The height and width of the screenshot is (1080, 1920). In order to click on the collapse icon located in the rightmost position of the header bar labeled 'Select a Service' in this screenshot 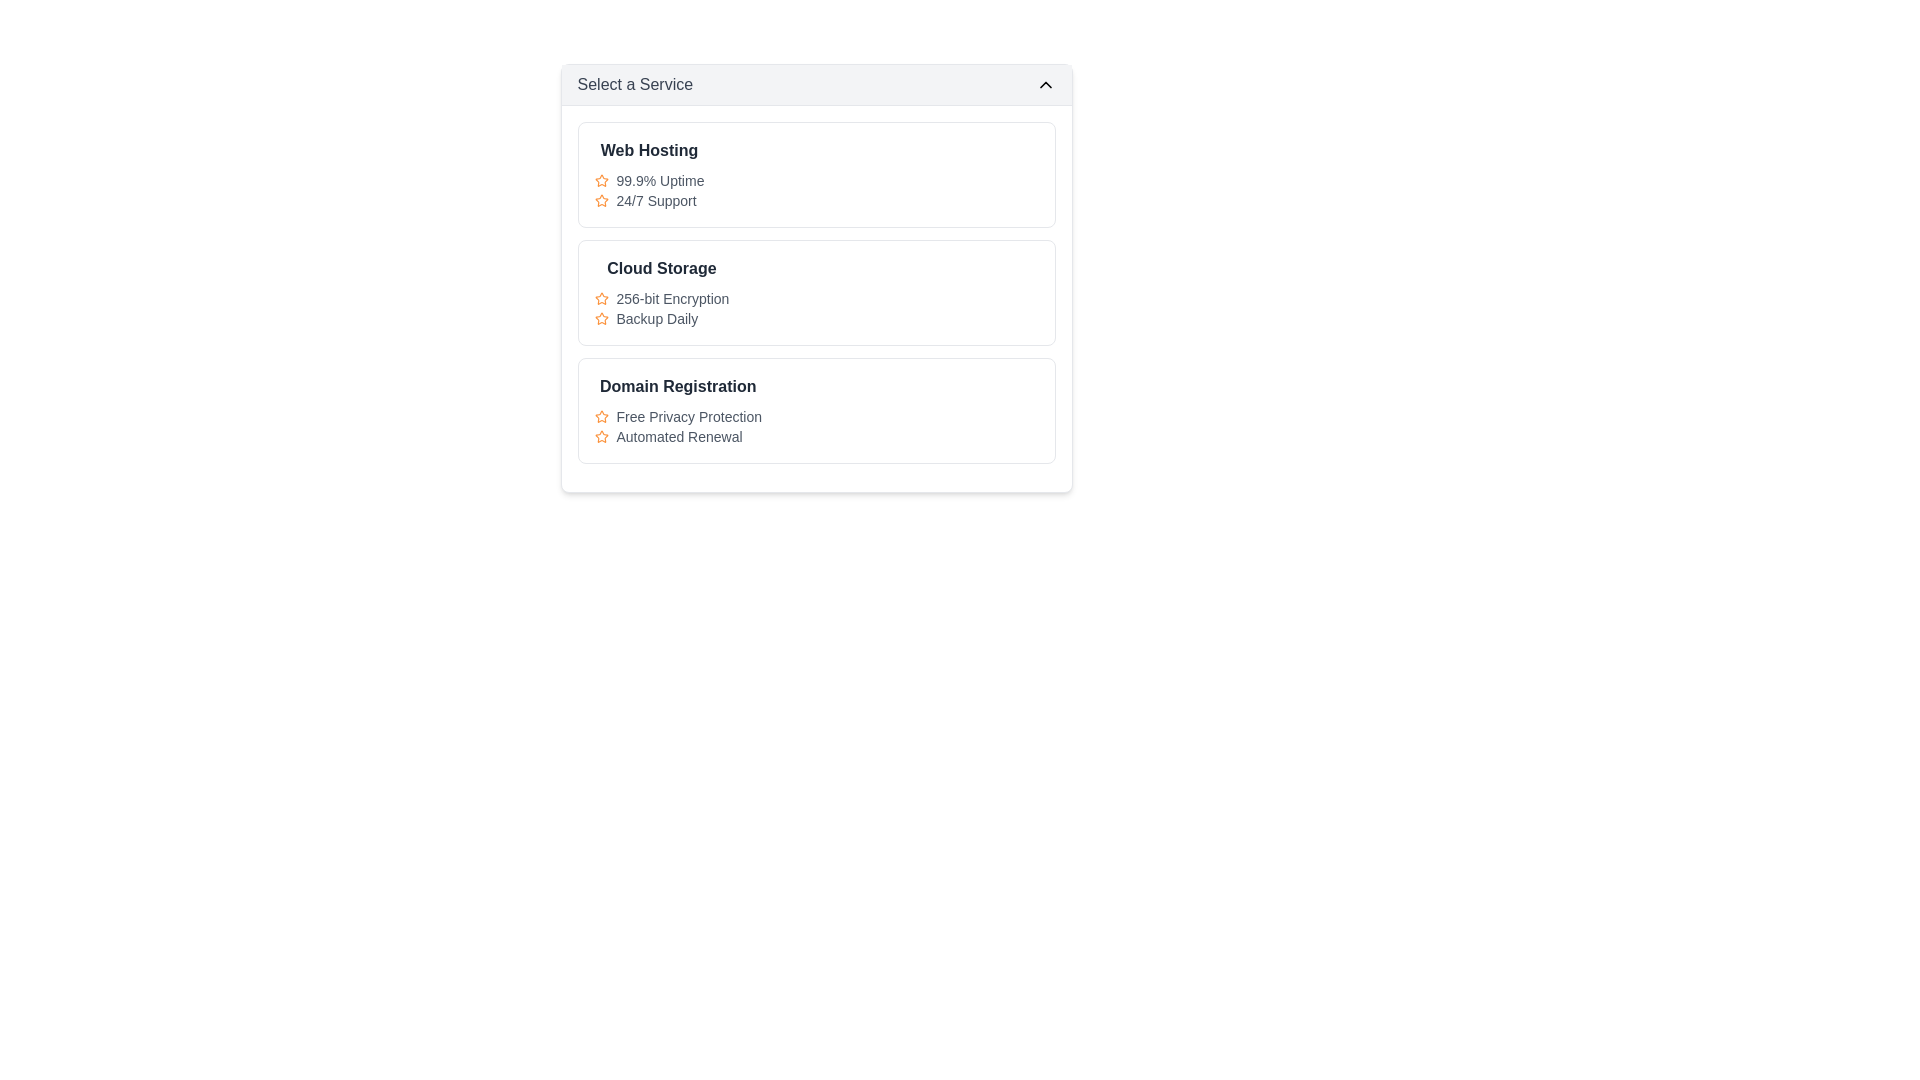, I will do `click(1044, 83)`.